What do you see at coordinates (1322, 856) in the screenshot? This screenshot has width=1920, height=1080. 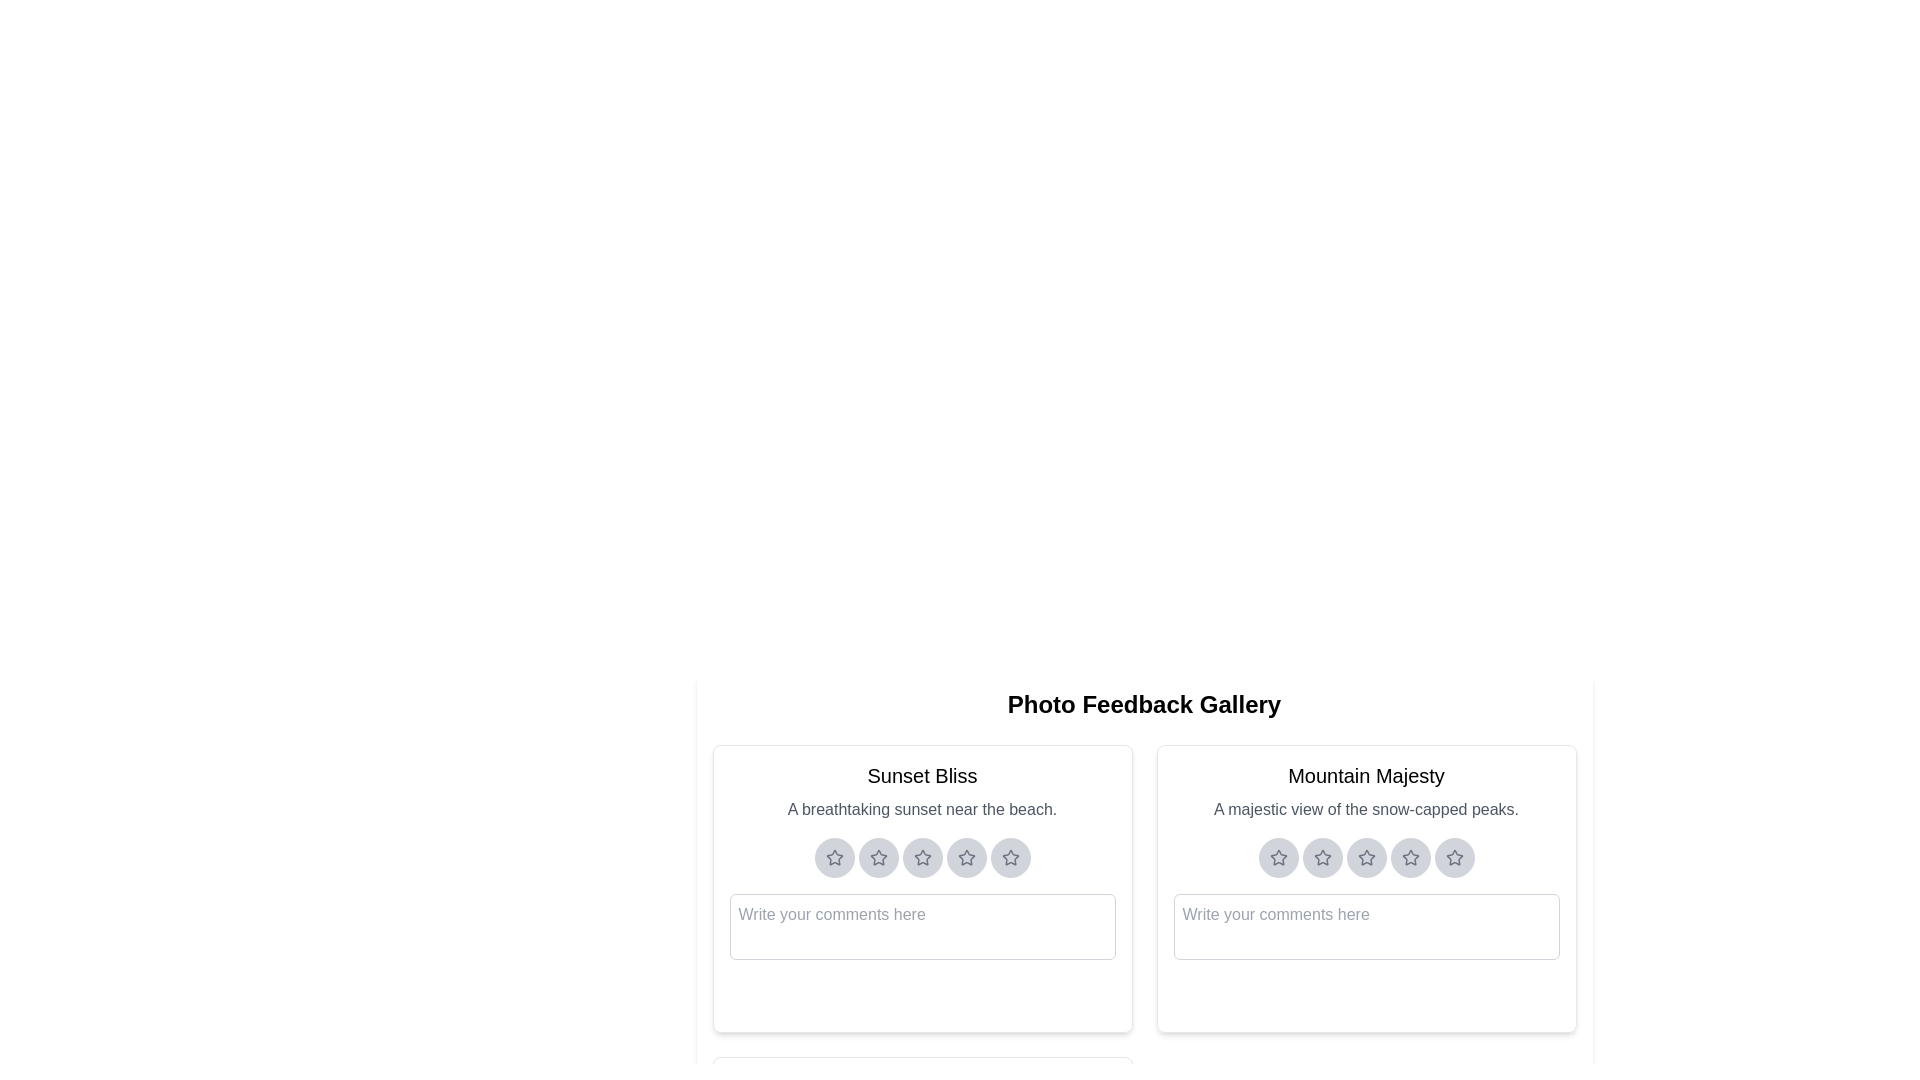 I see `the second star in the 'Mountain Majesty' feedback section` at bounding box center [1322, 856].